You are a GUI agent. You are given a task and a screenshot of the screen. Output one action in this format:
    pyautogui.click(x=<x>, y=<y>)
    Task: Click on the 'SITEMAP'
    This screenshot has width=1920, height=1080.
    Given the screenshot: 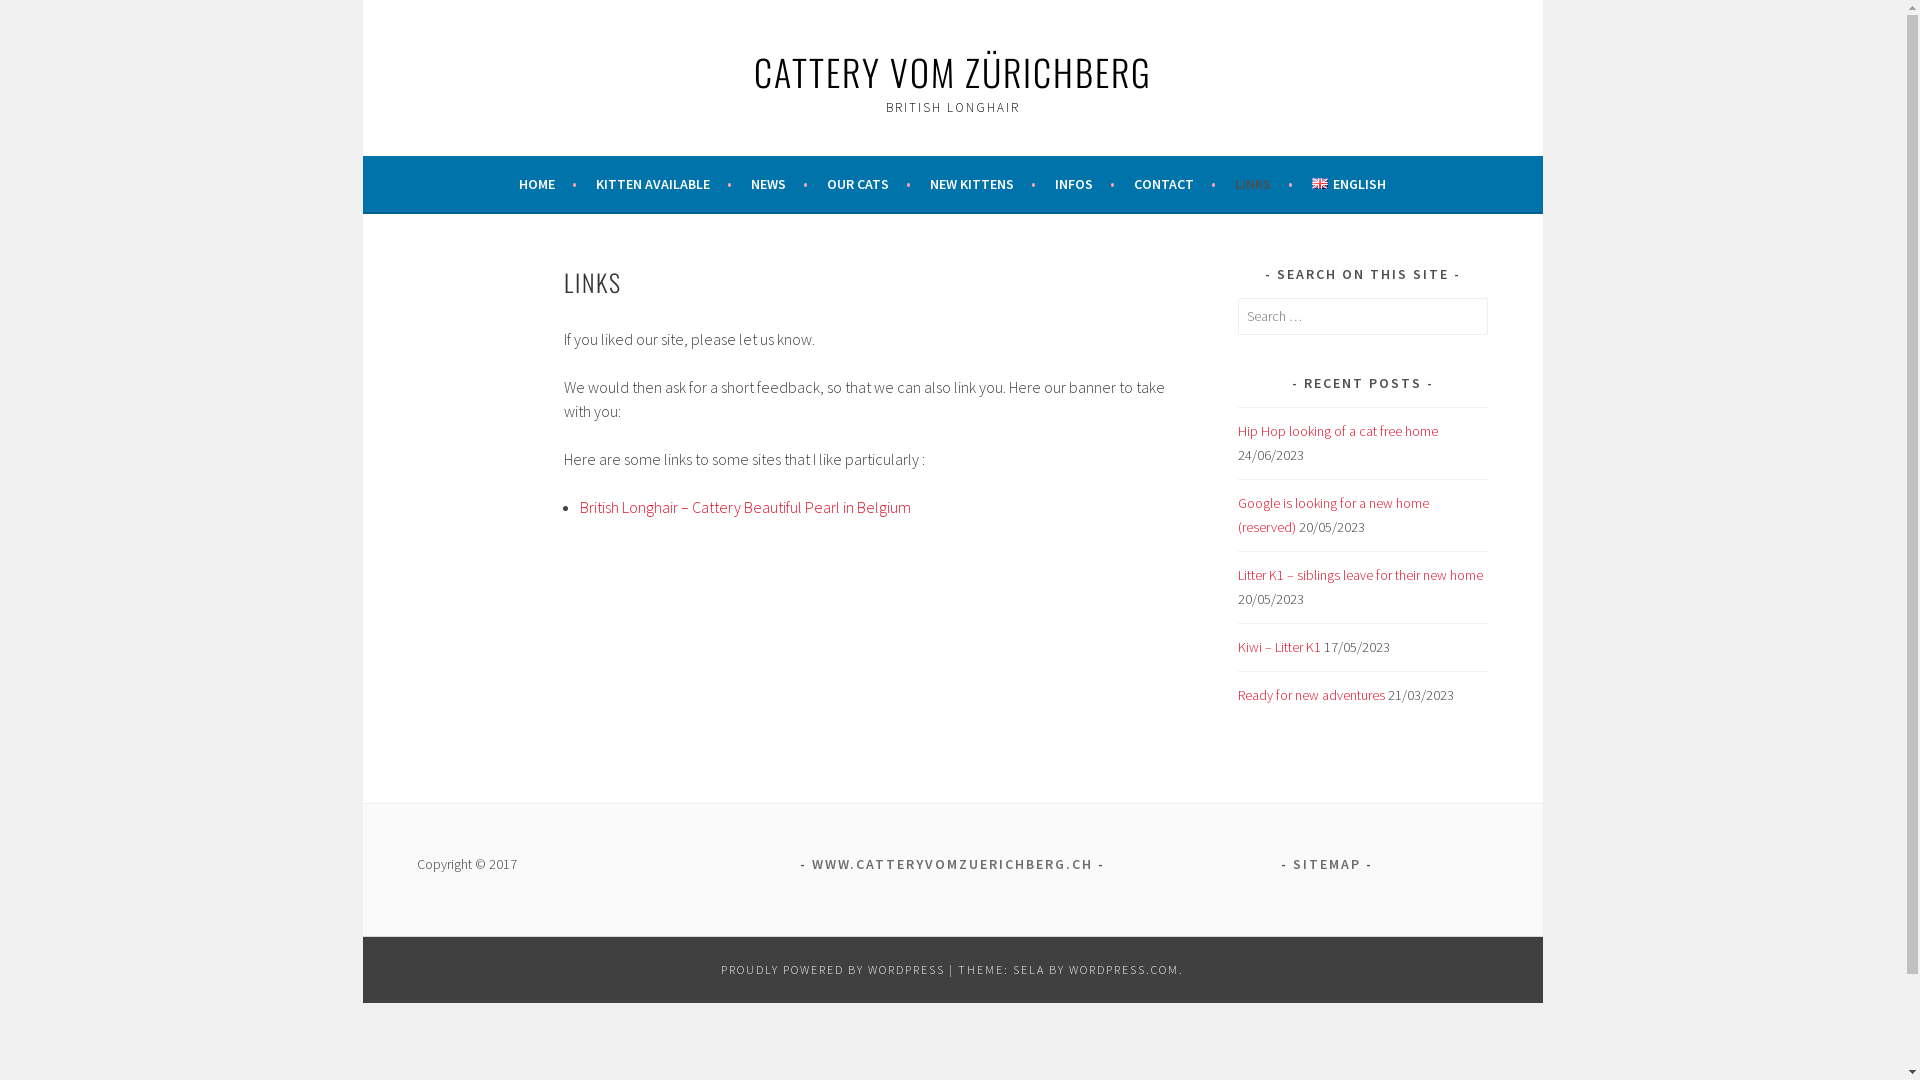 What is the action you would take?
    pyautogui.click(x=1292, y=863)
    